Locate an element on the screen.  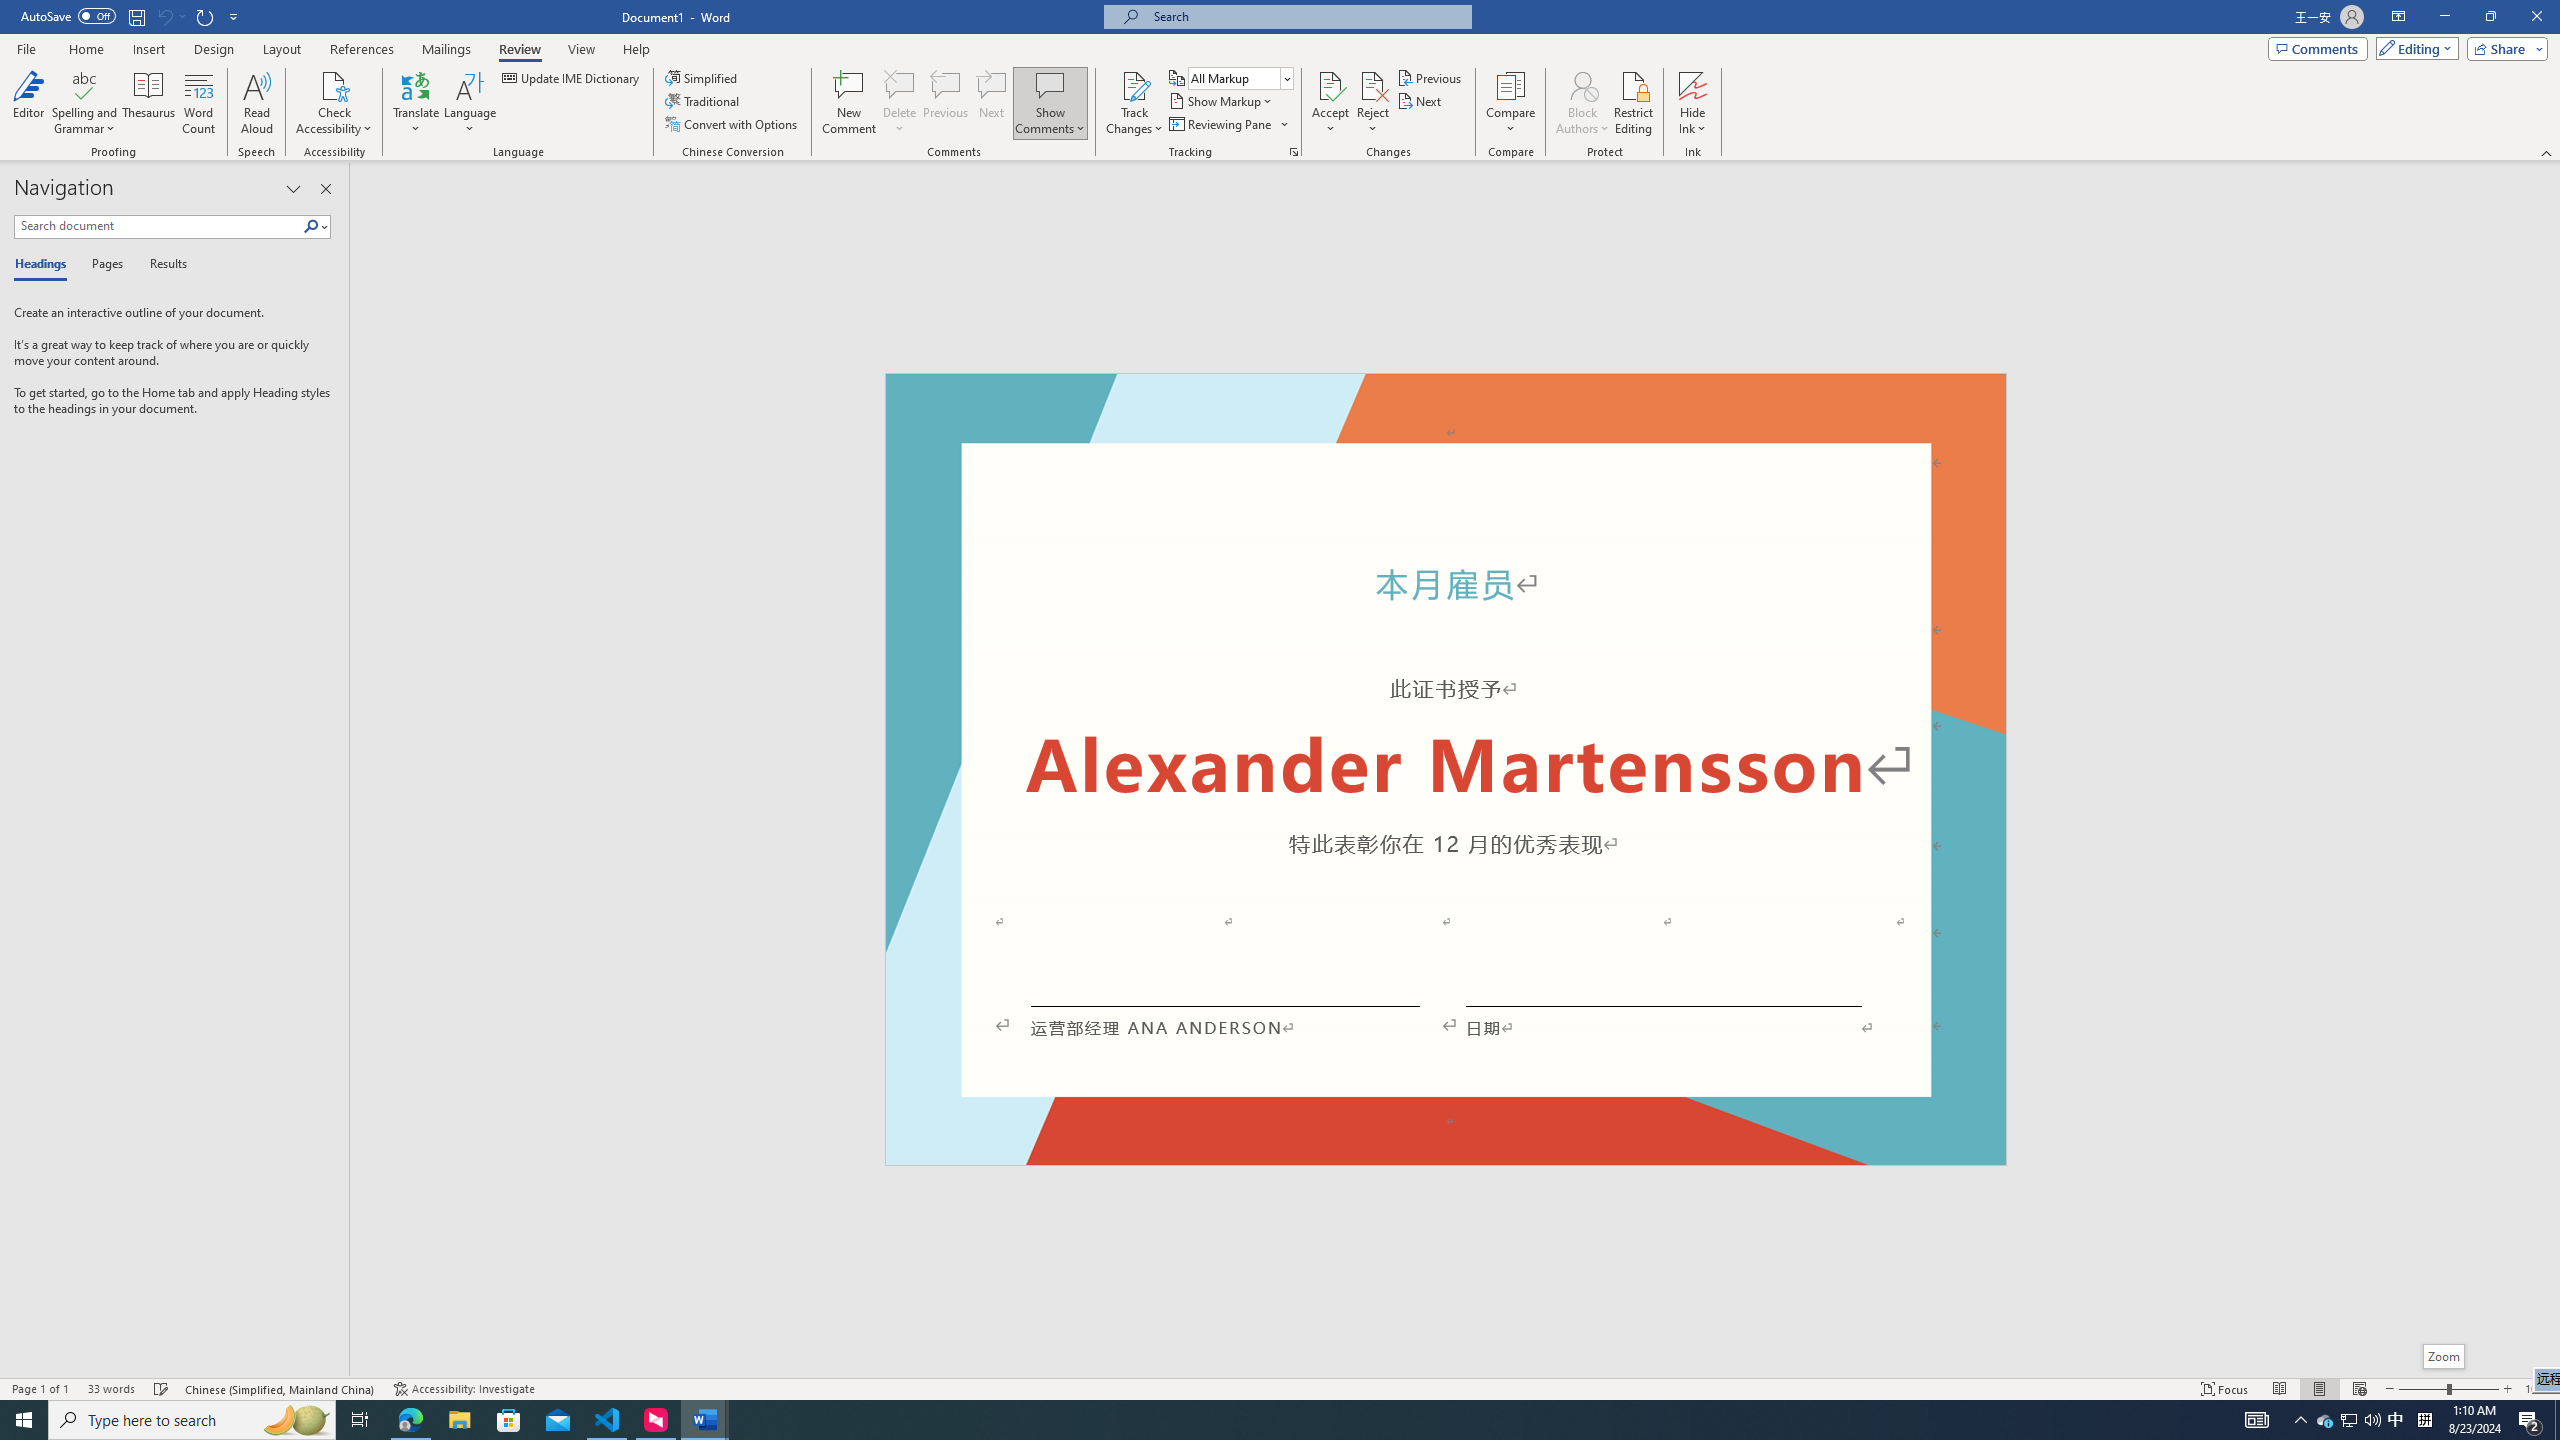
'Hide Ink' is located at coordinates (1692, 84).